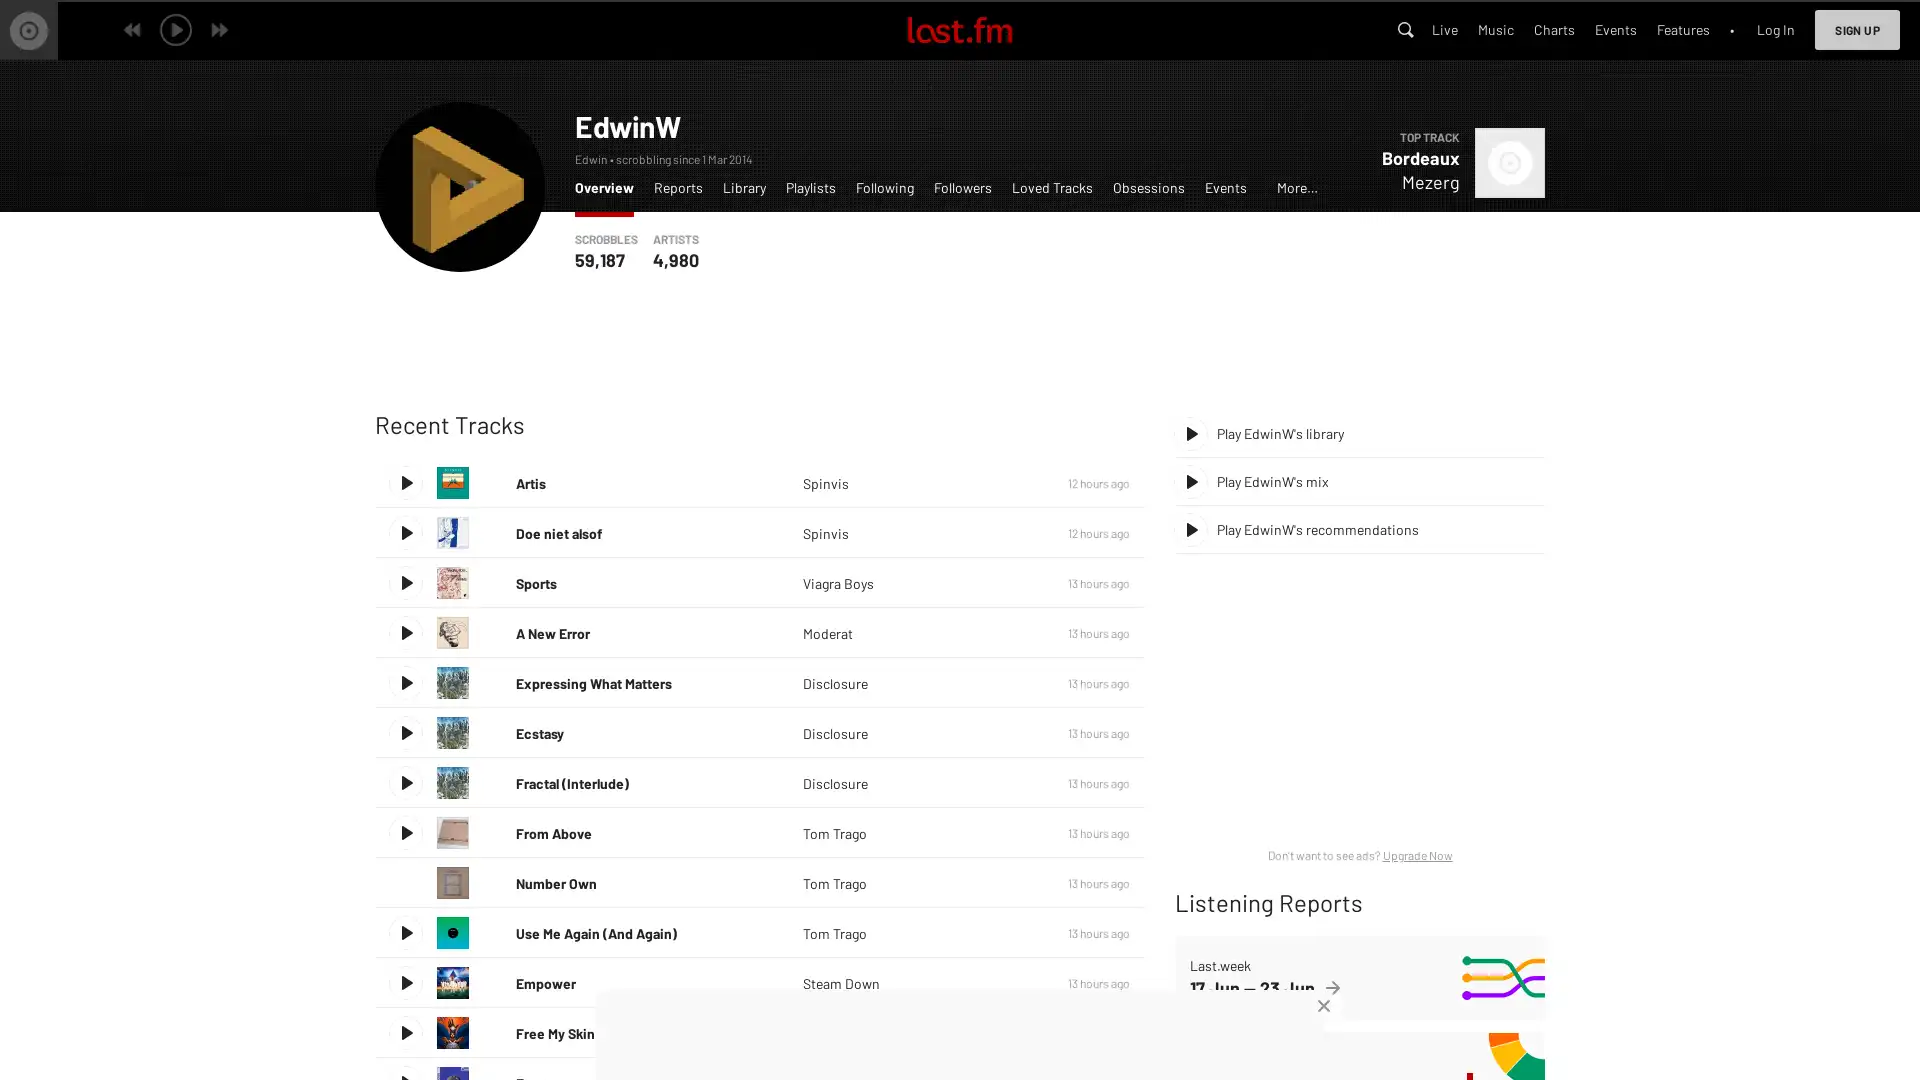  Describe the element at coordinates (1359, 433) in the screenshot. I see `Play EdwinW's library` at that location.